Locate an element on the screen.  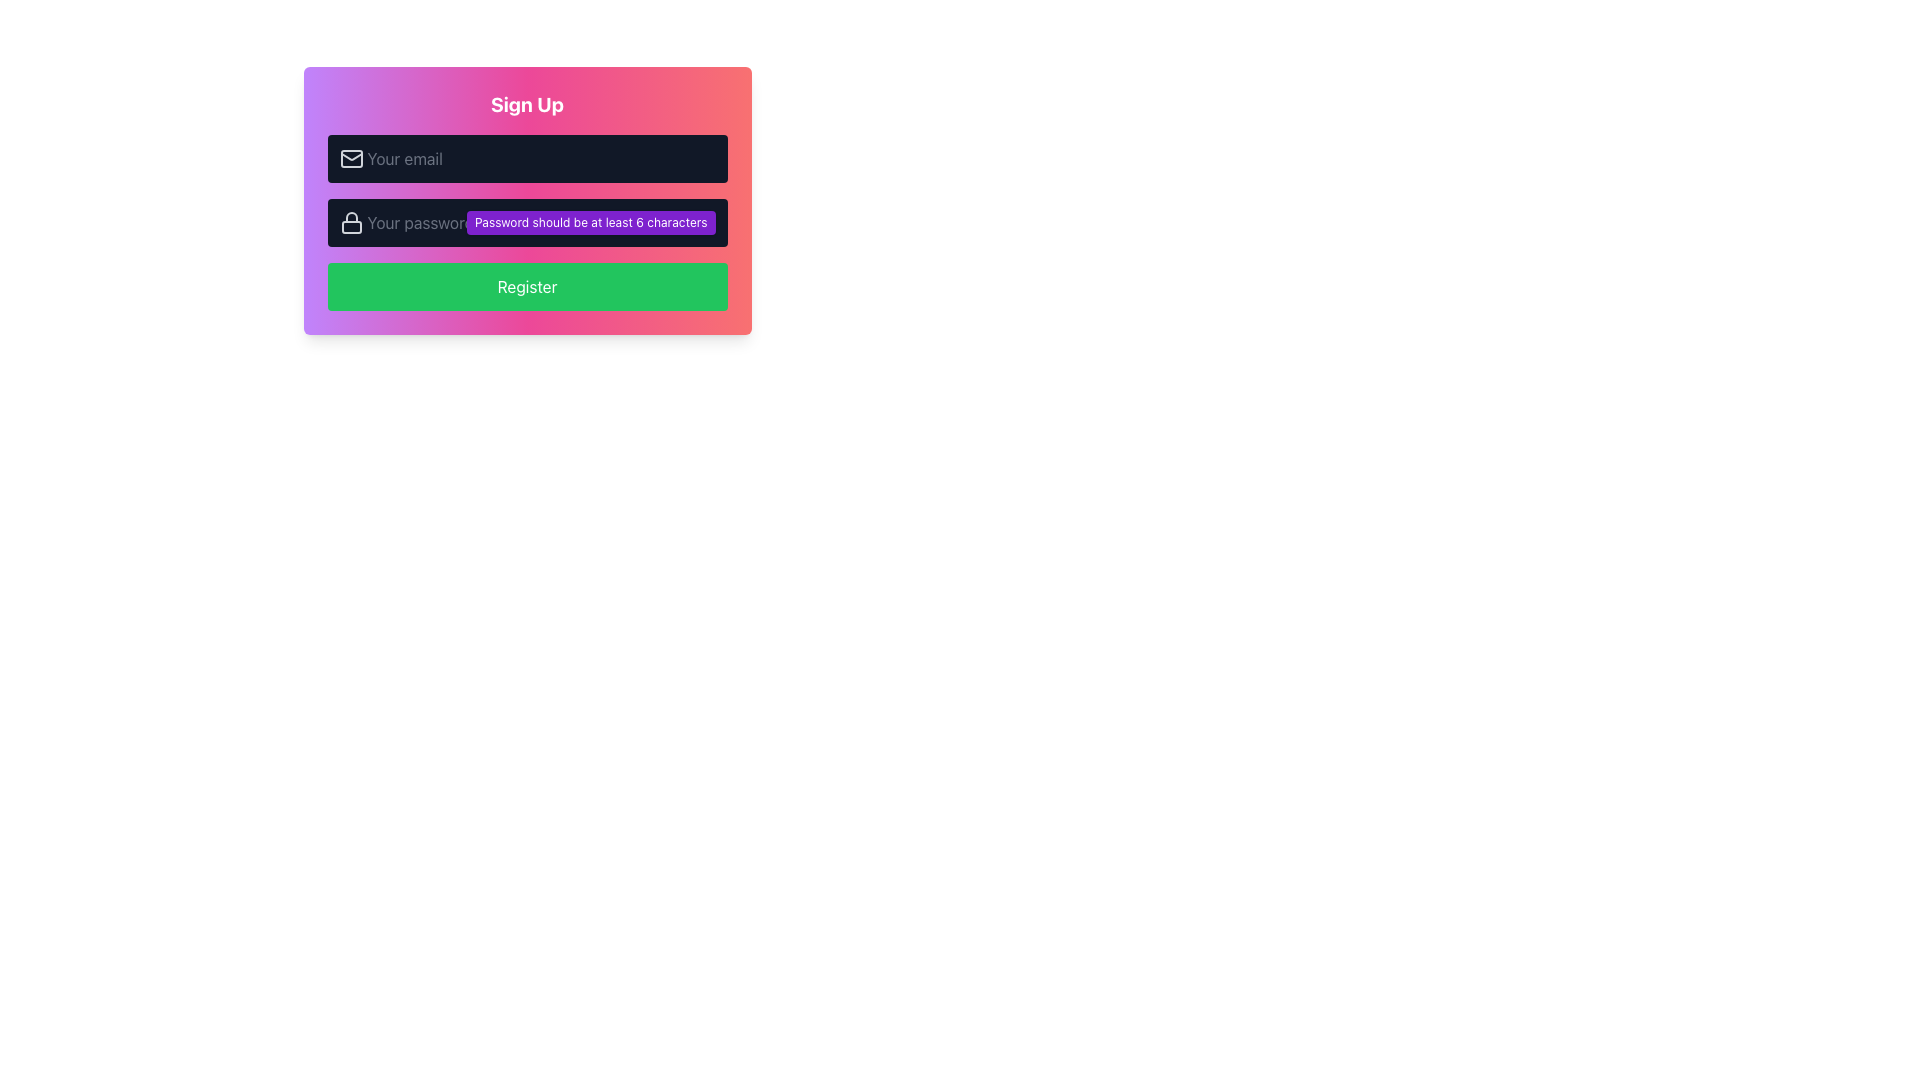
the lower rectangle of the padlock icon representing the body of the lock in the 'Your password' input field of the sign-up form is located at coordinates (351, 226).